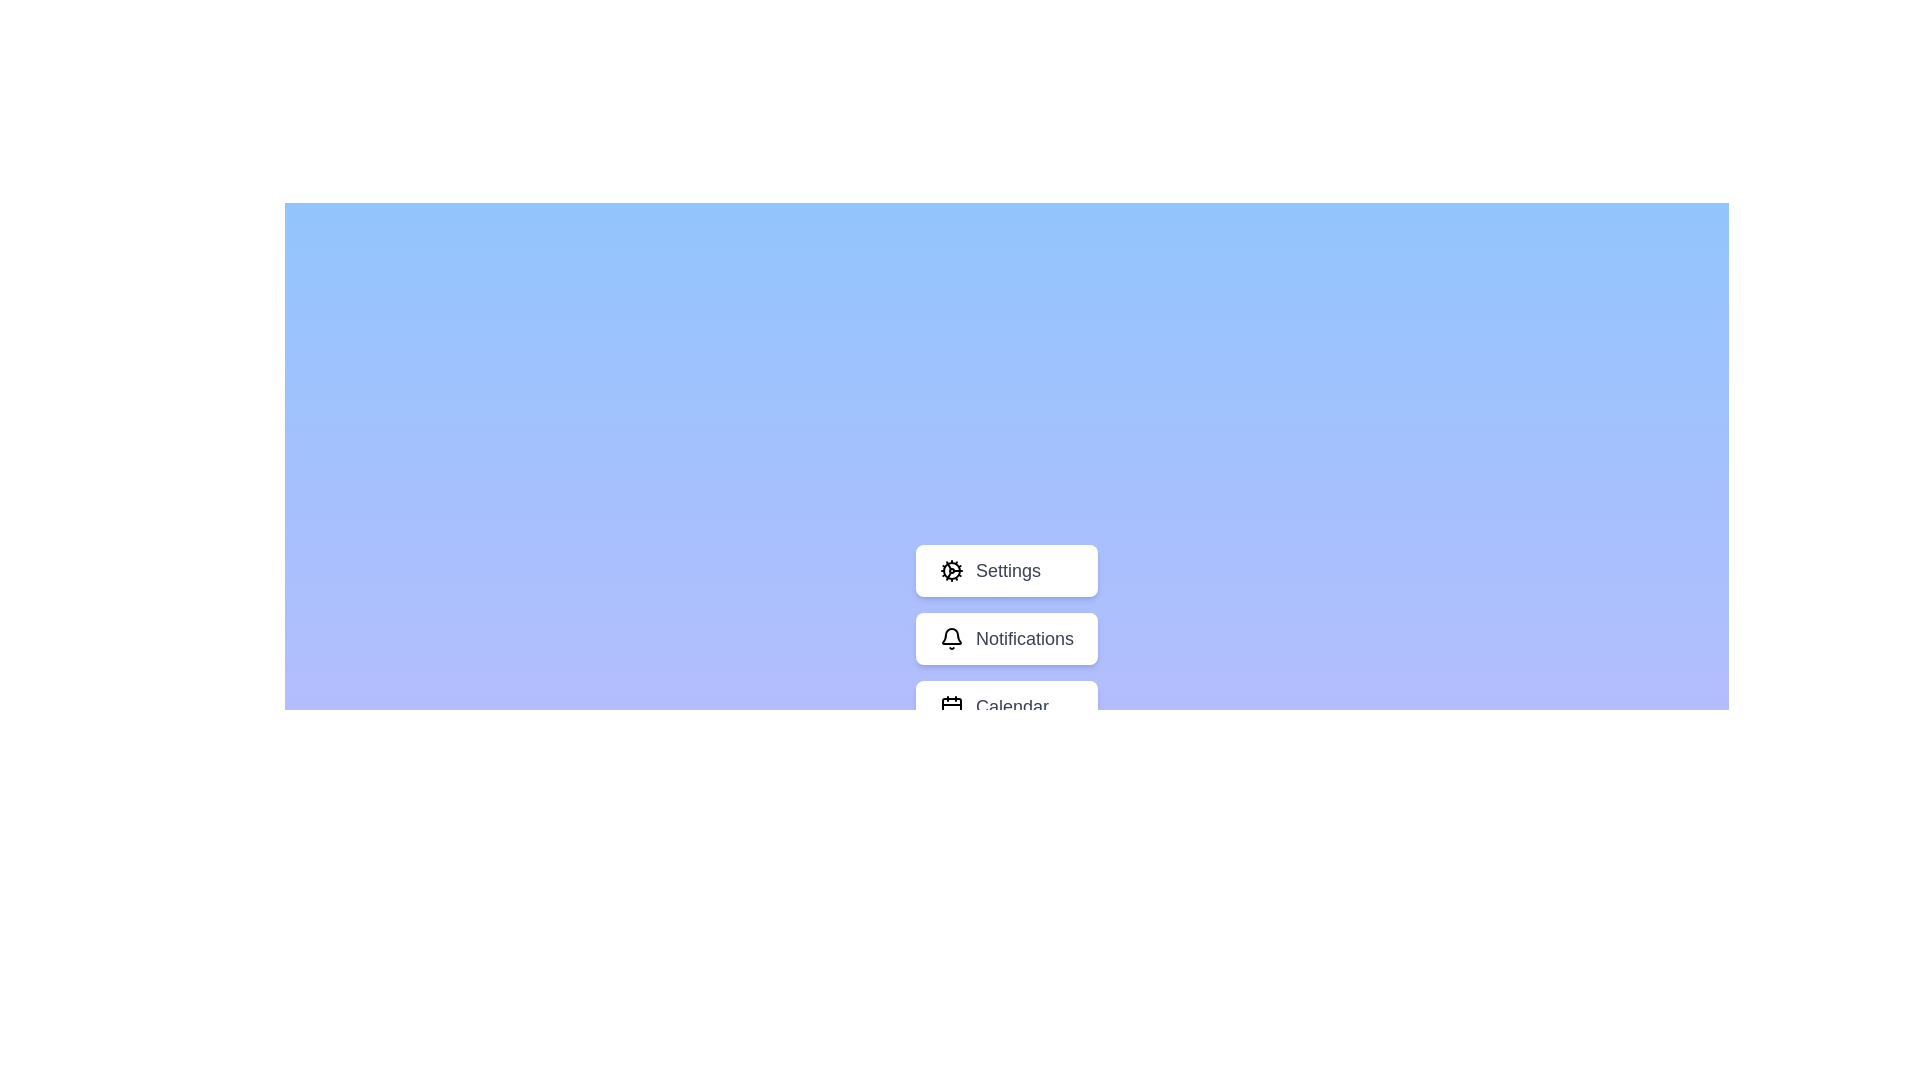  Describe the element at coordinates (1007, 639) in the screenshot. I see `the button labeled 'Notifications'` at that location.